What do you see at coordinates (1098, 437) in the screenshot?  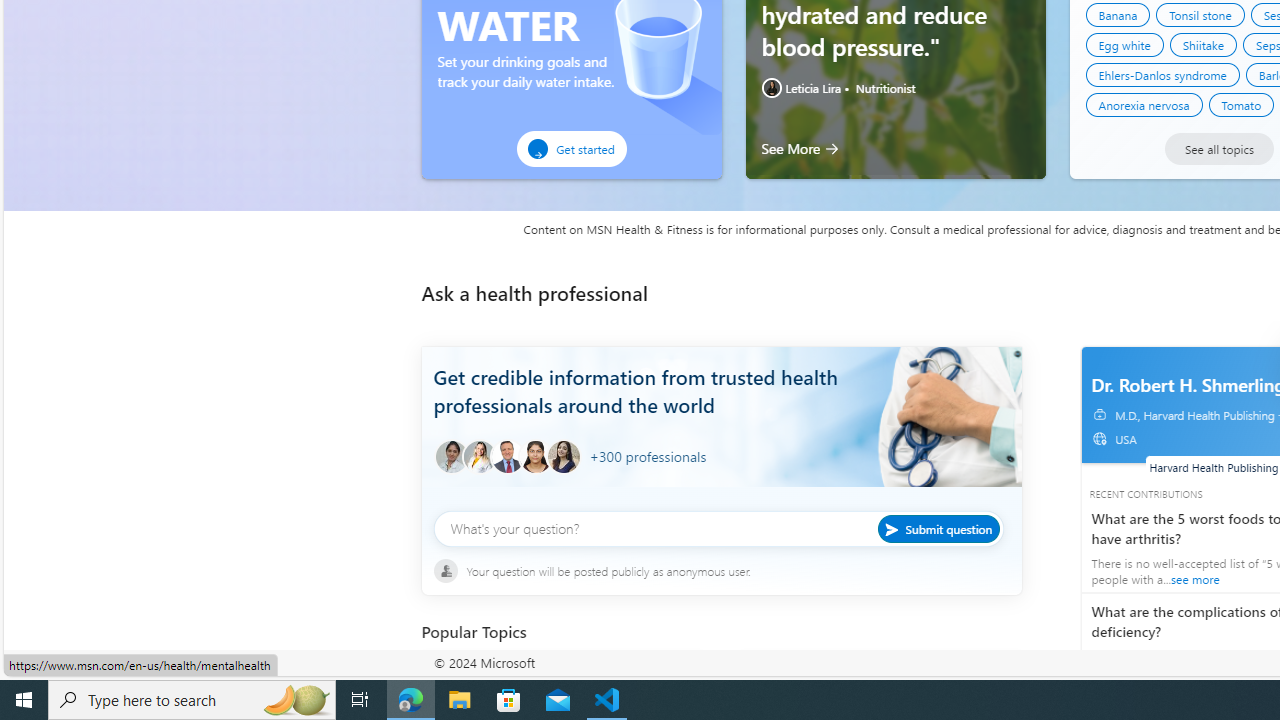 I see `'Class: vecOut'` at bounding box center [1098, 437].